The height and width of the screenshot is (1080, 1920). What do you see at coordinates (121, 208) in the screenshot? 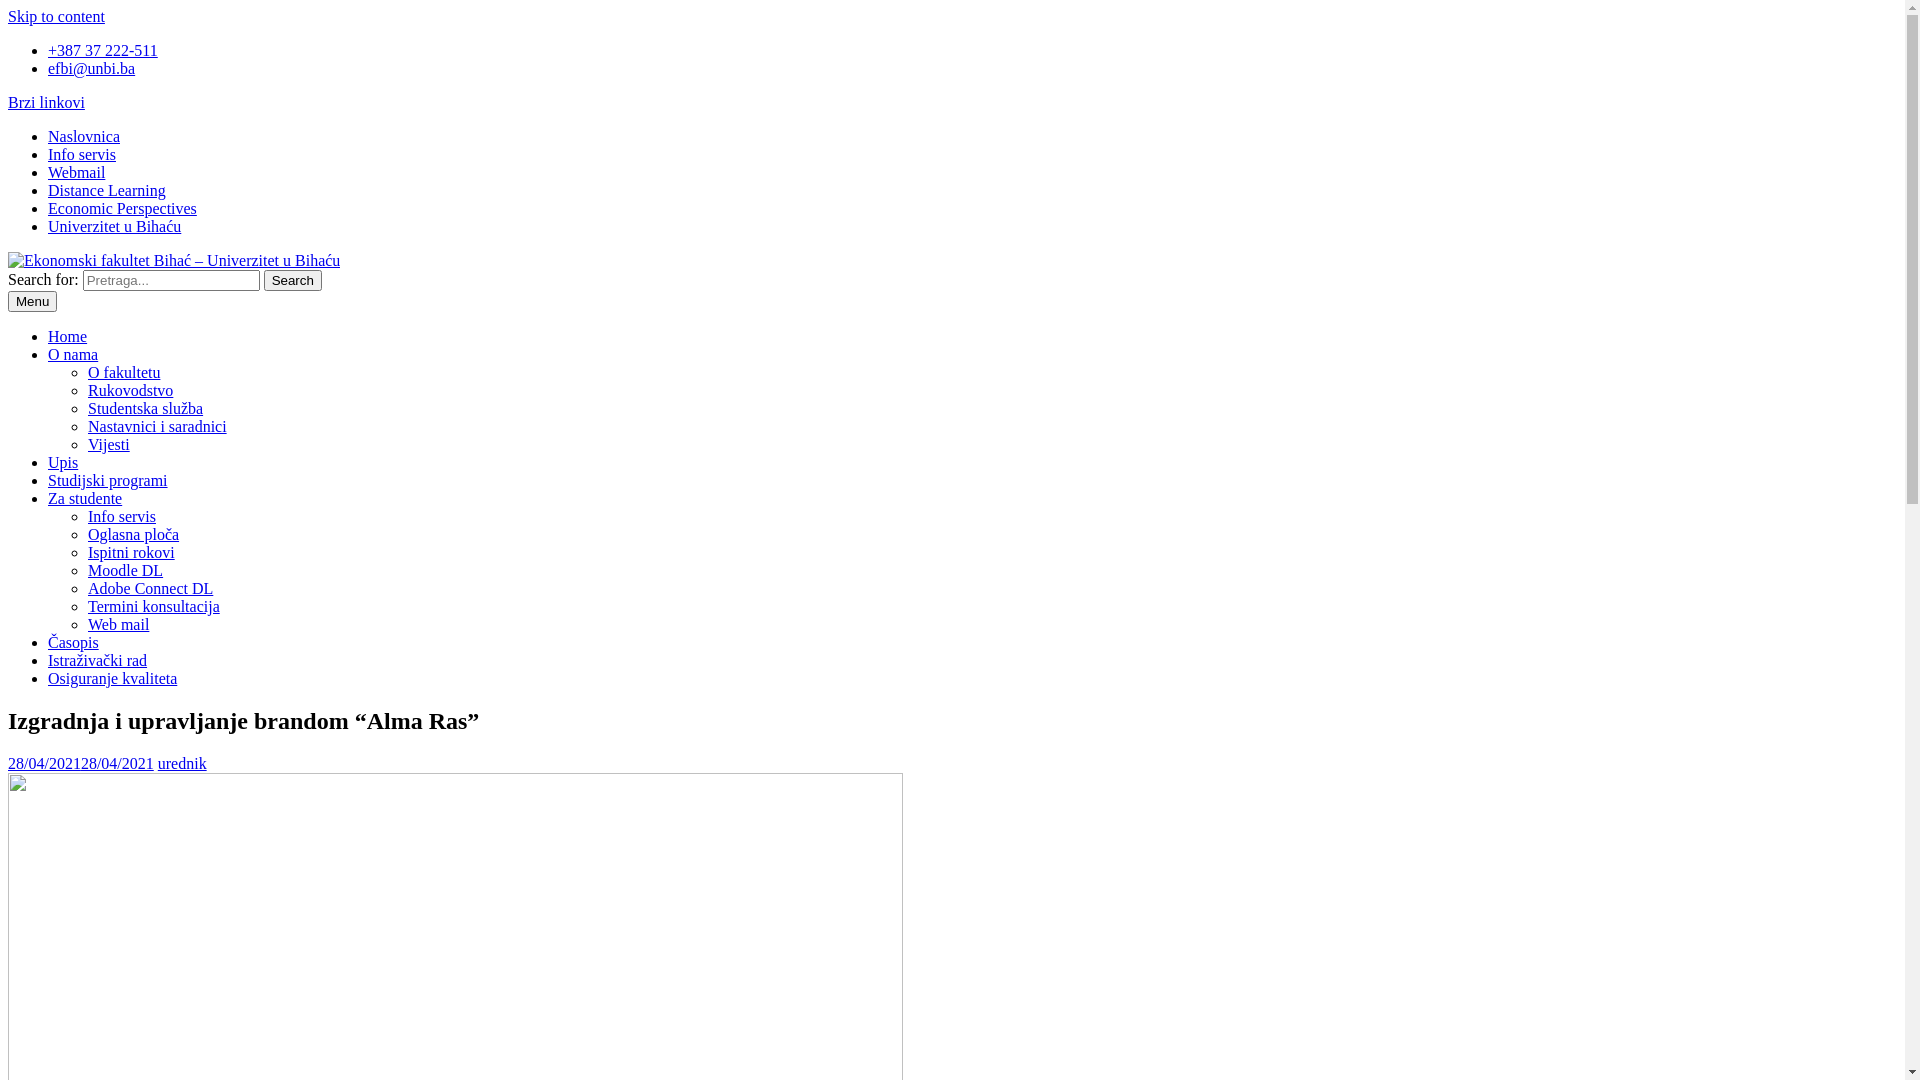
I see `'Economic Perspectives'` at bounding box center [121, 208].